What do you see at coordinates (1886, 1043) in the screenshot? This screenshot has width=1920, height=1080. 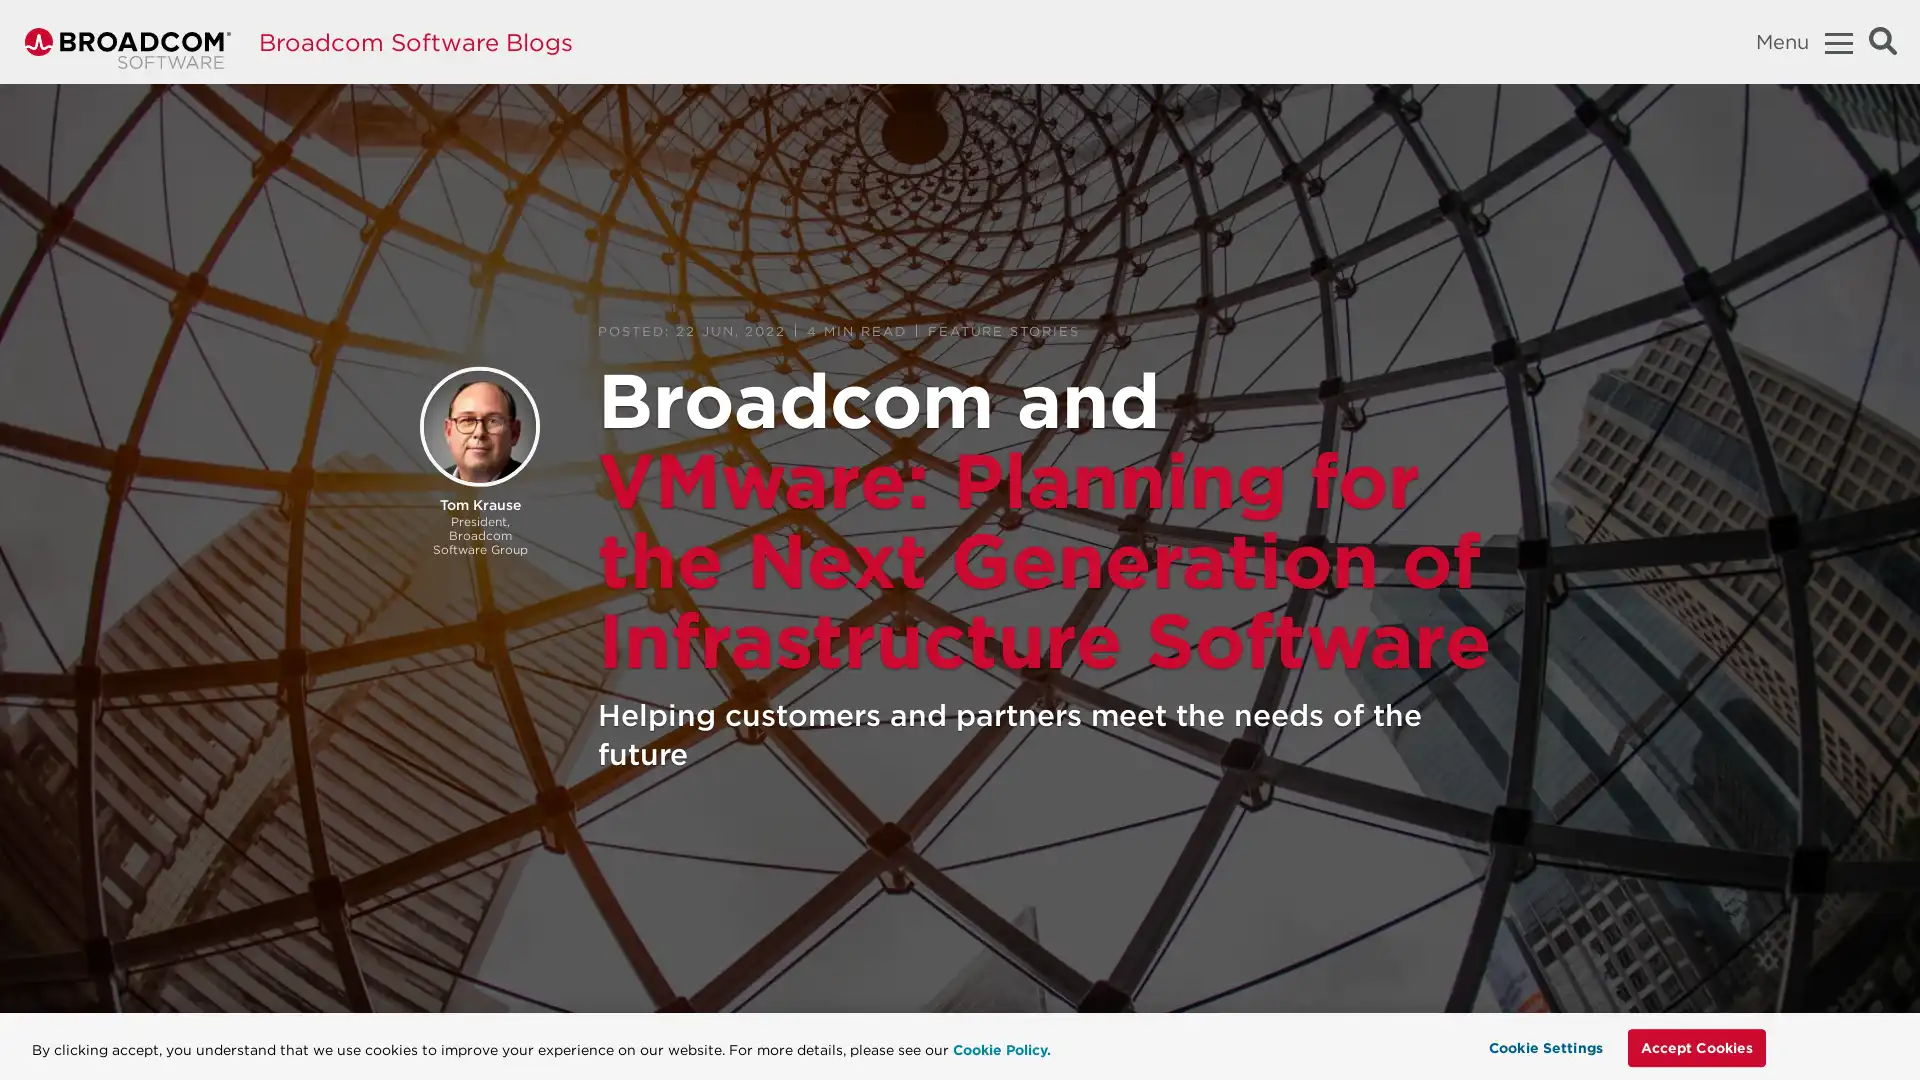 I see `Close` at bounding box center [1886, 1043].